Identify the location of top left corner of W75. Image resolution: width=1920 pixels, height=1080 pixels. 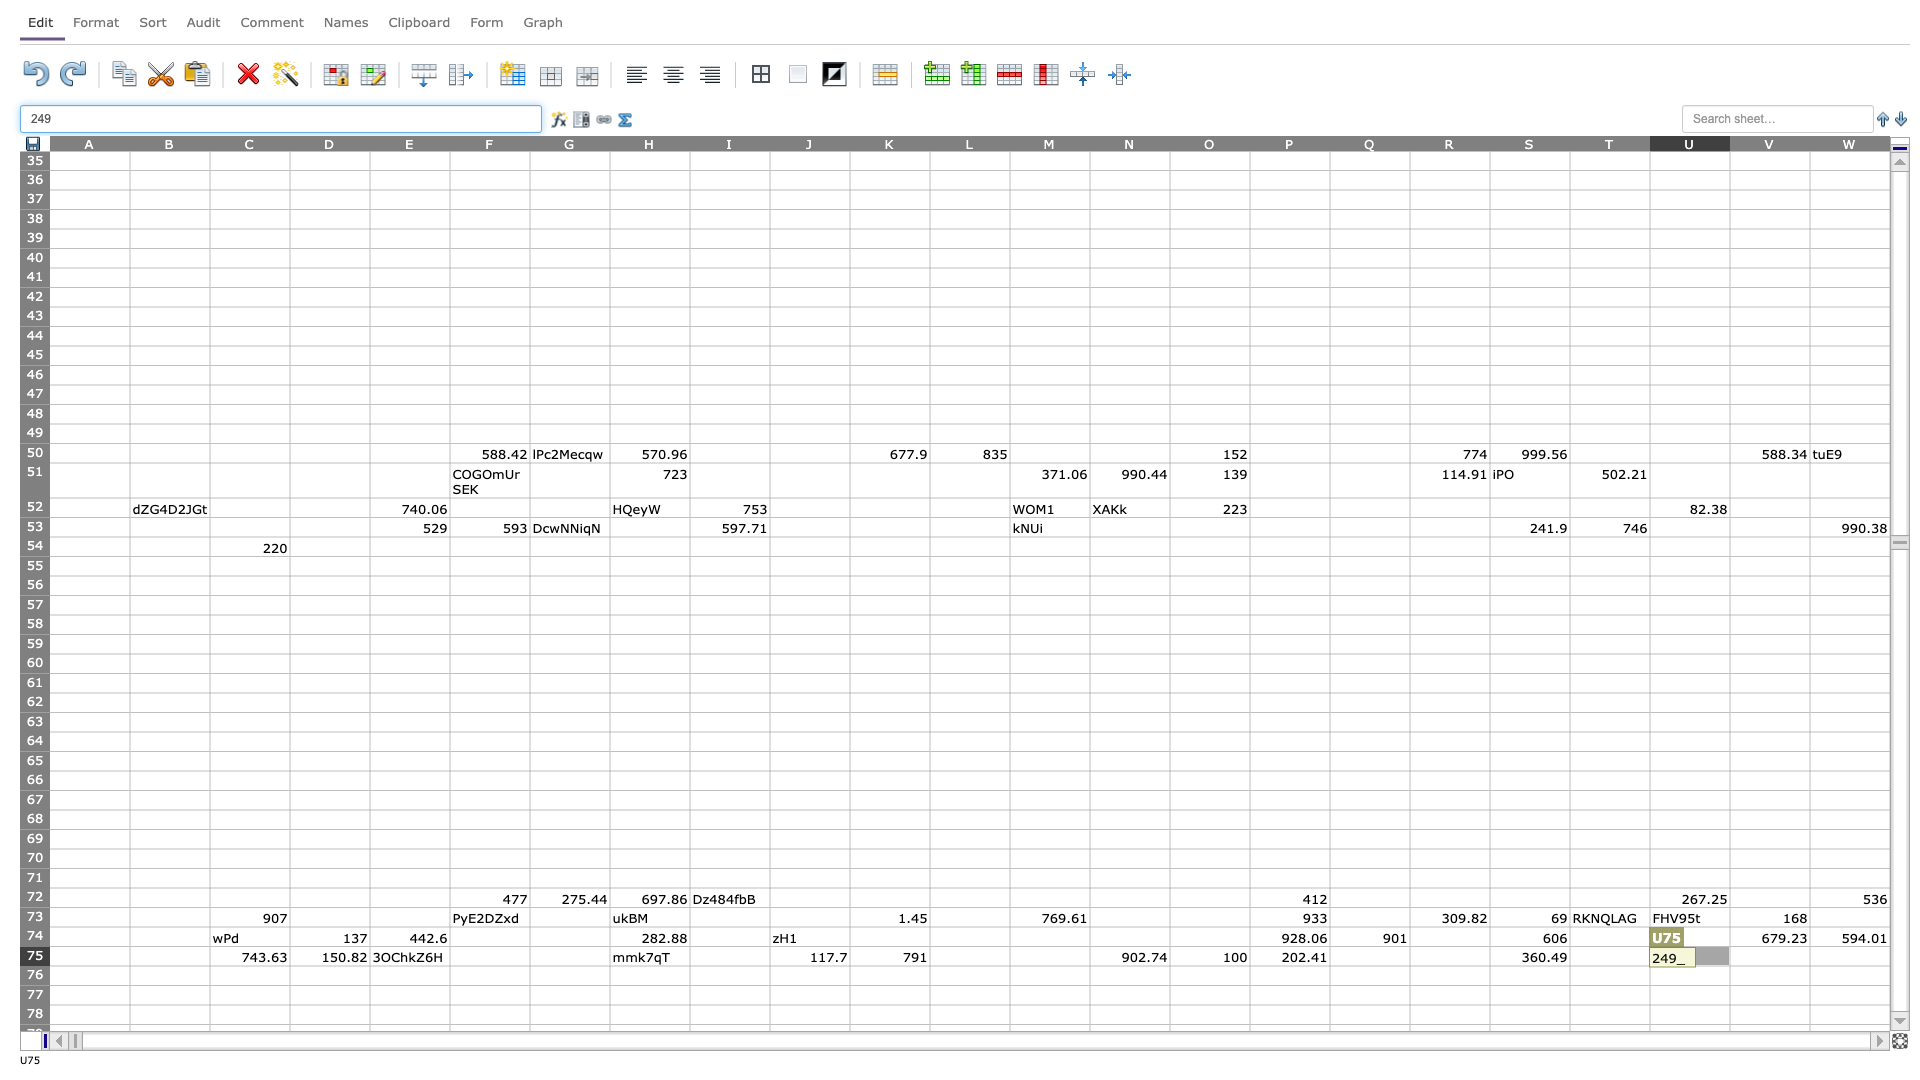
(1809, 945).